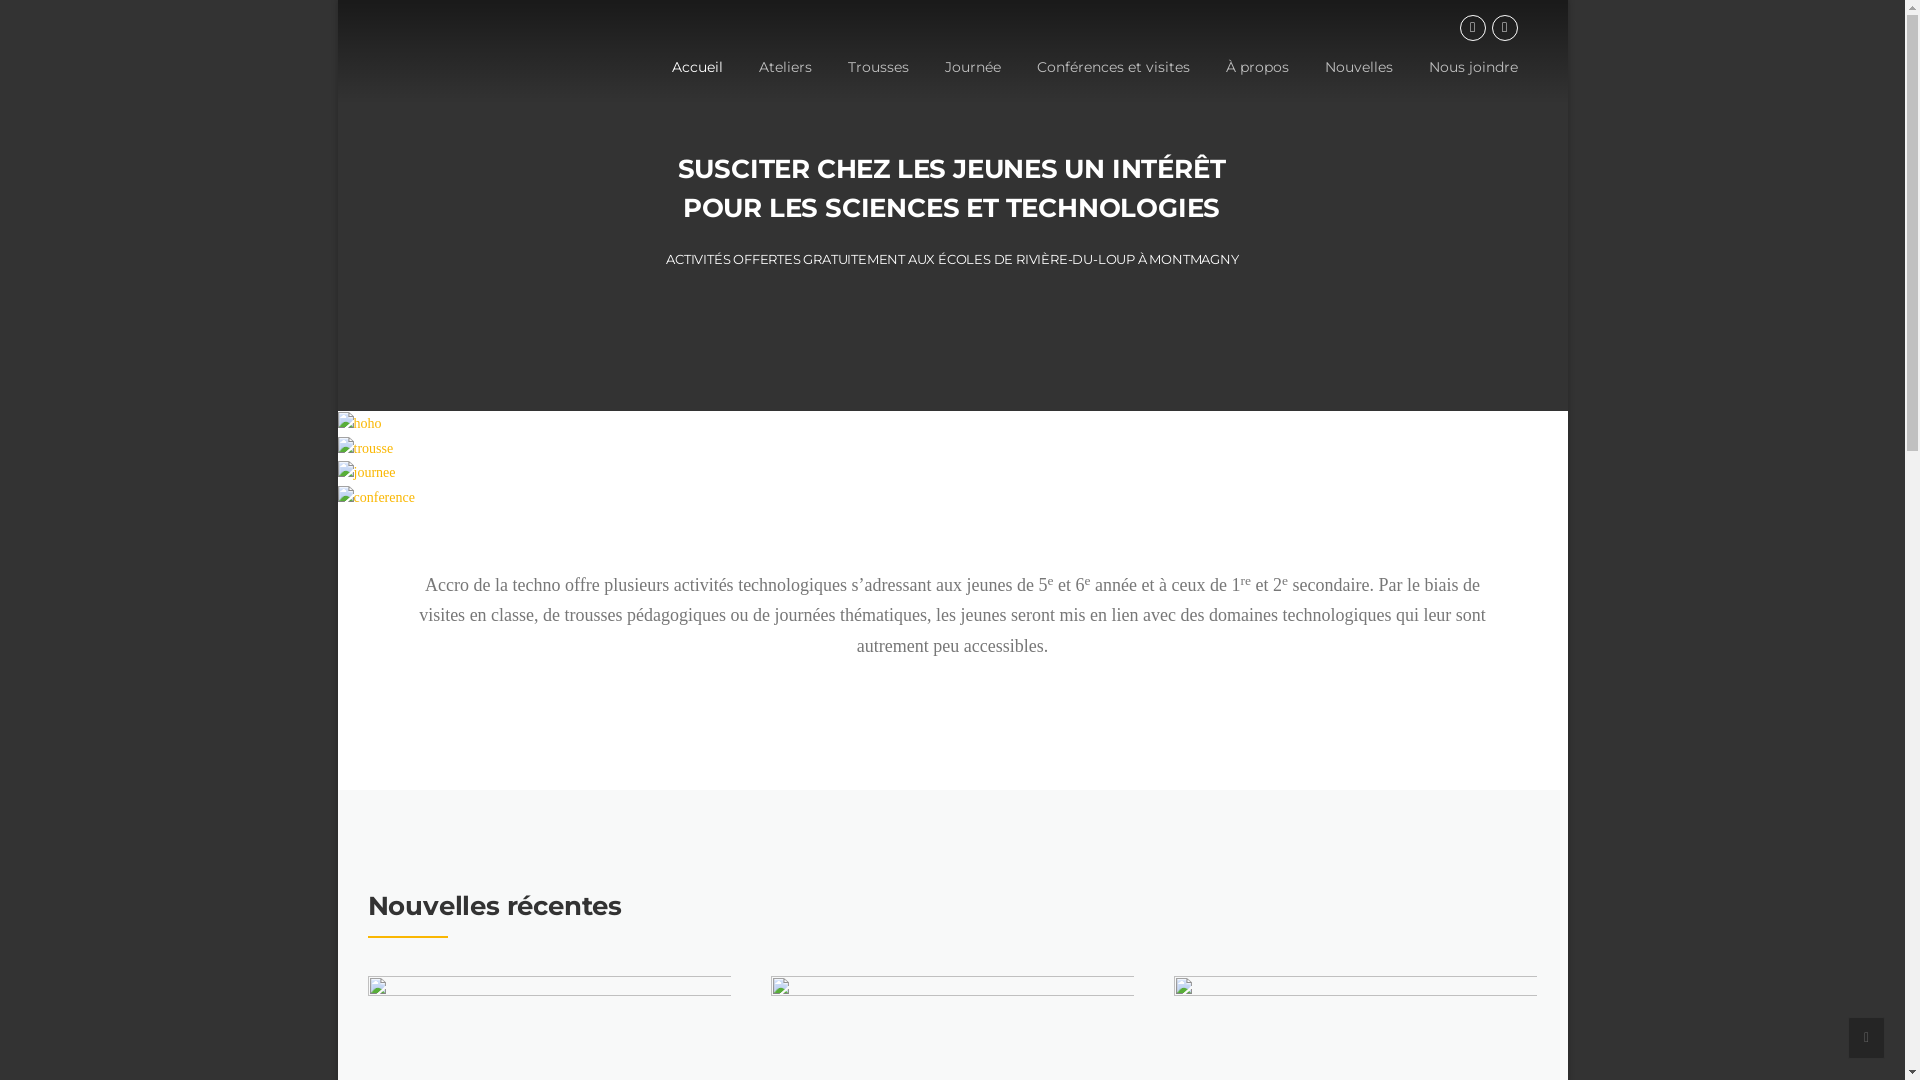 This screenshot has width=1920, height=1080. I want to click on 'Accueil', so click(697, 82).